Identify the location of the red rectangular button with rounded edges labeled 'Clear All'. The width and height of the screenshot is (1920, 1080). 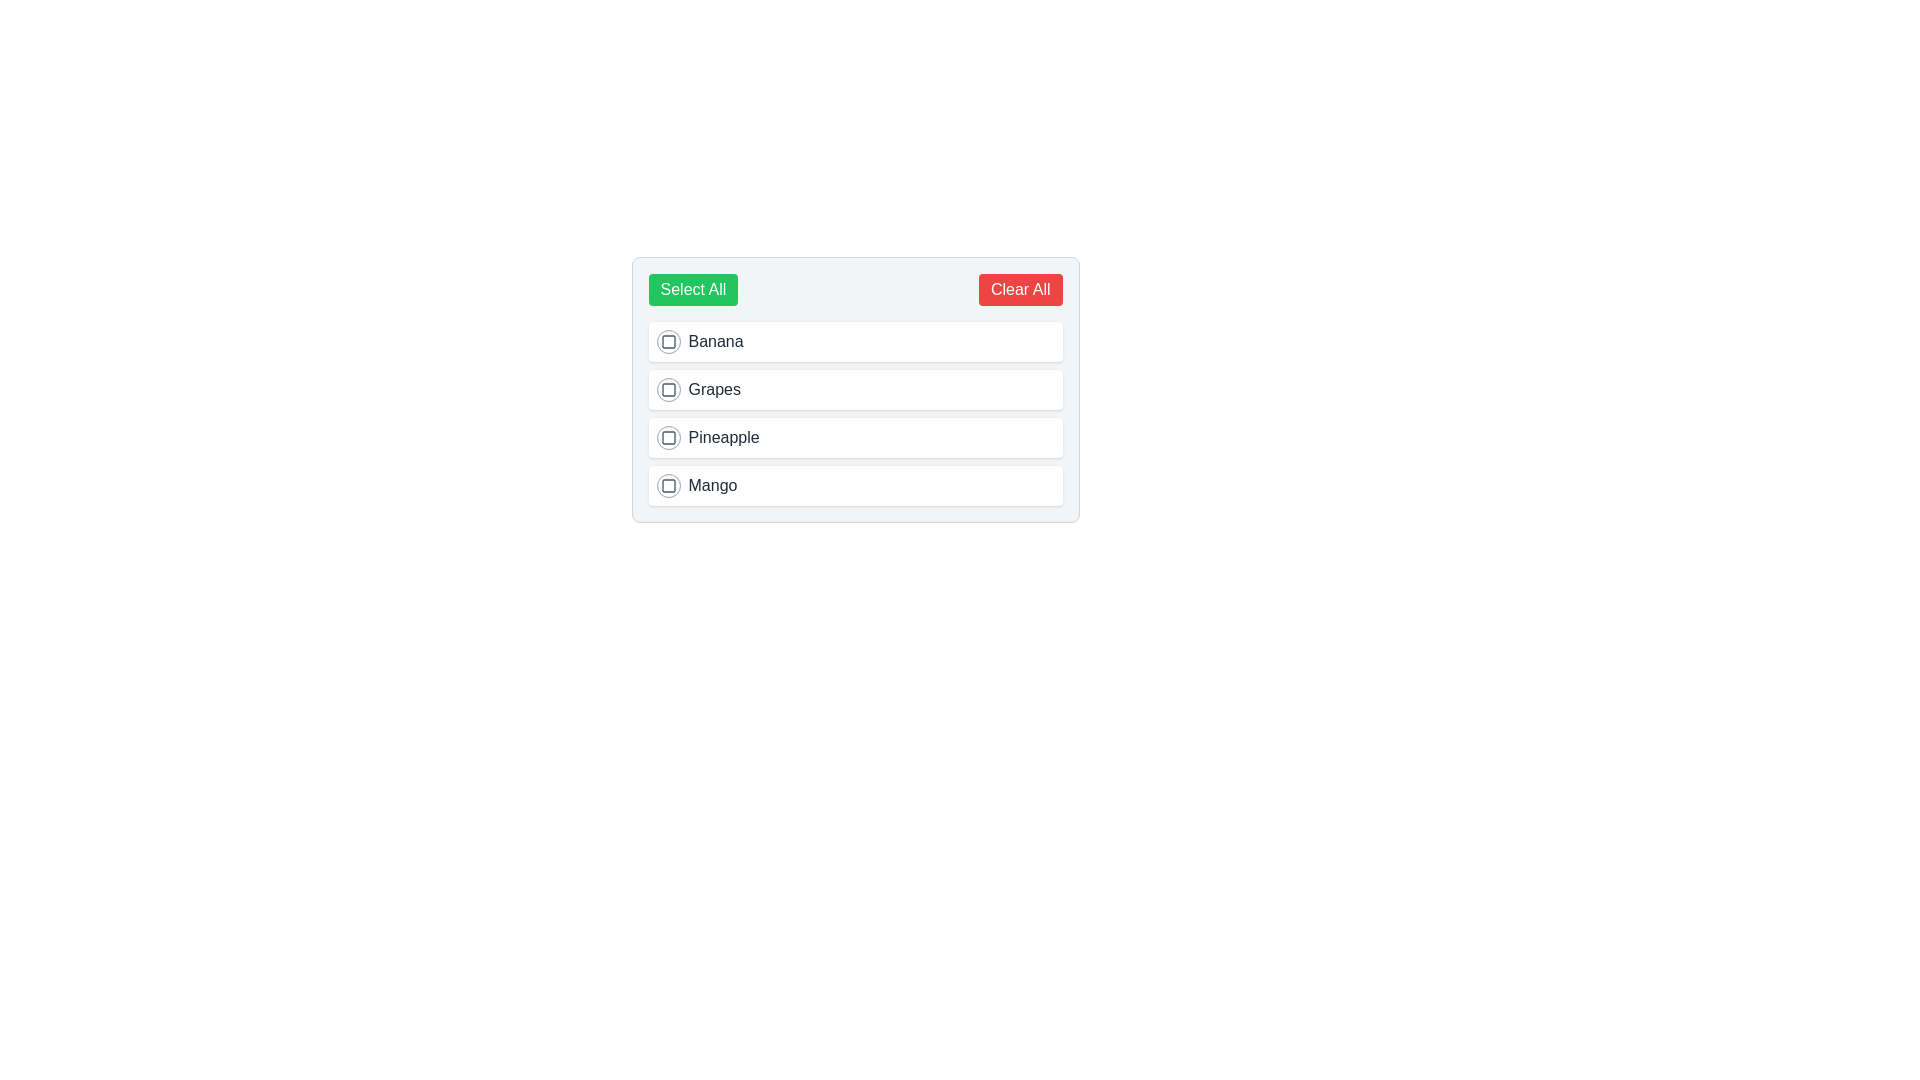
(1020, 289).